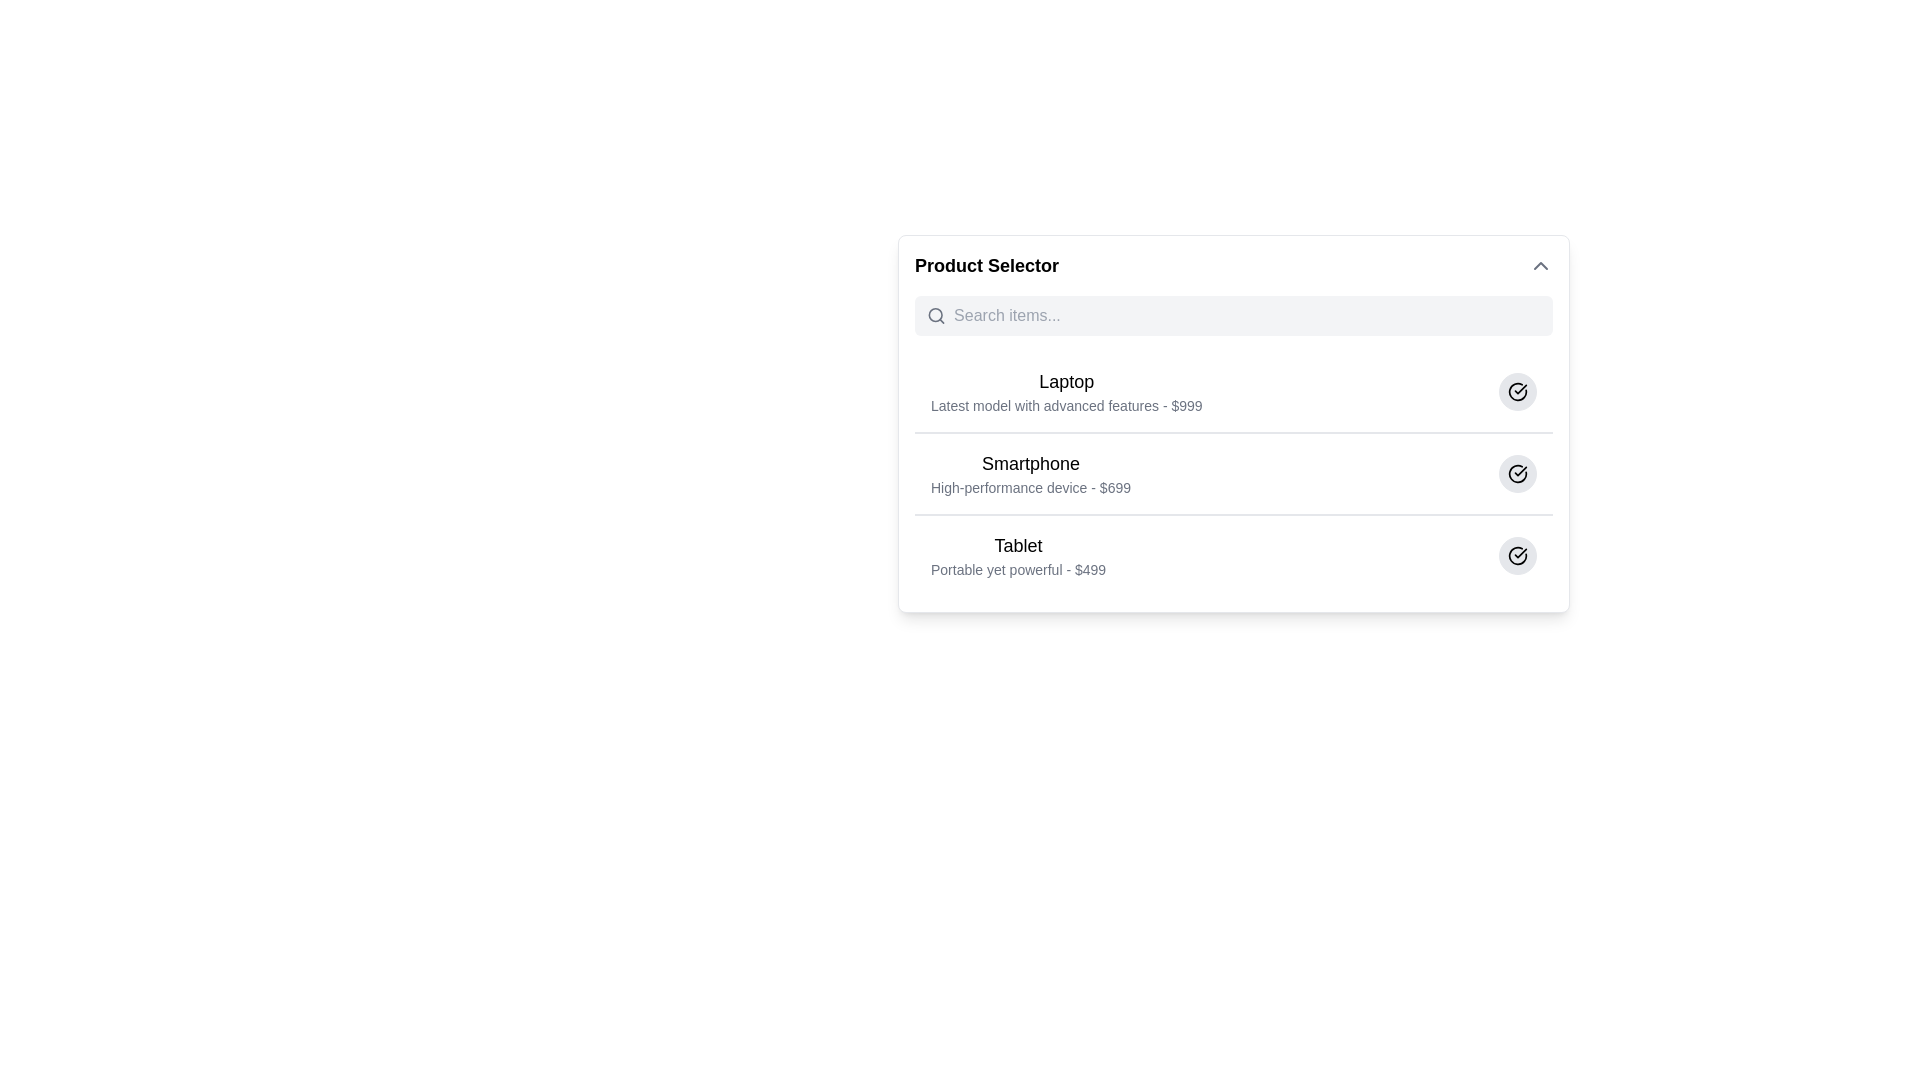  I want to click on the second entry in the vertically arranged list of electronic devices, which is styled in a clean and minimalistic manner and is located between the Laptop and Tablet entries, so click(1232, 445).